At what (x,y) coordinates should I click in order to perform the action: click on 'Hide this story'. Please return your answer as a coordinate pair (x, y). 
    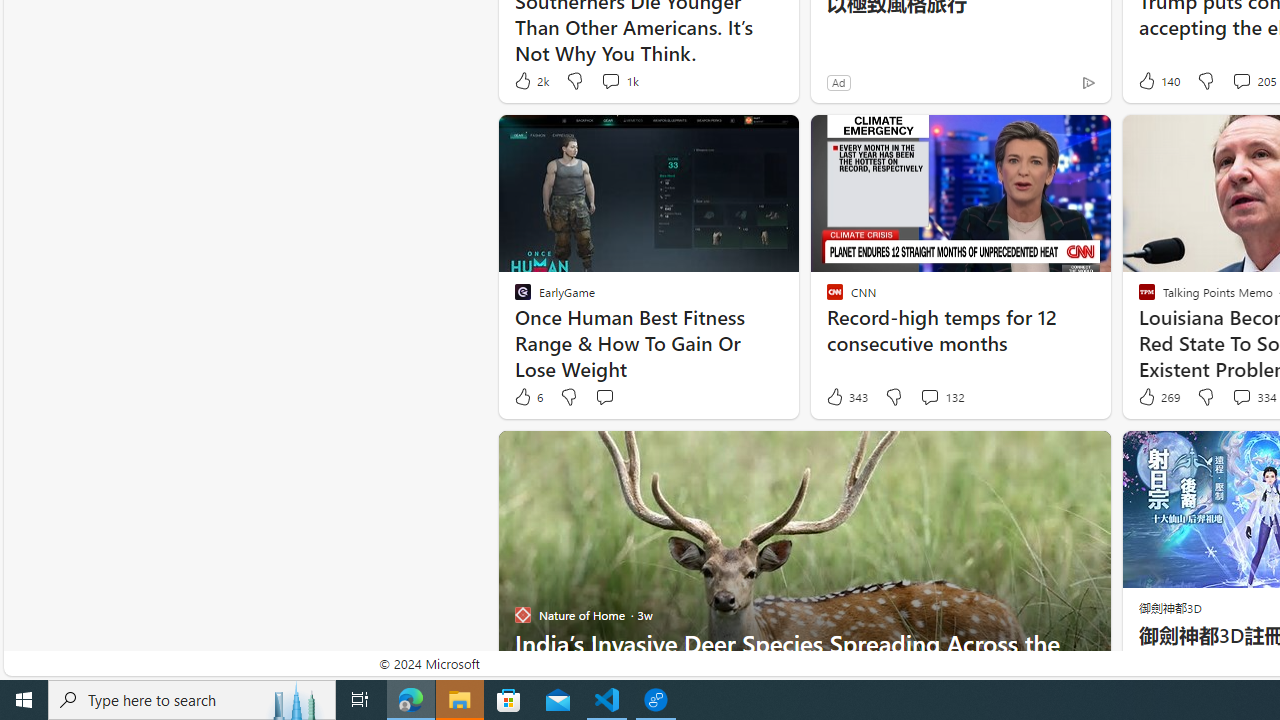
    Looking at the image, I should click on (1049, 455).